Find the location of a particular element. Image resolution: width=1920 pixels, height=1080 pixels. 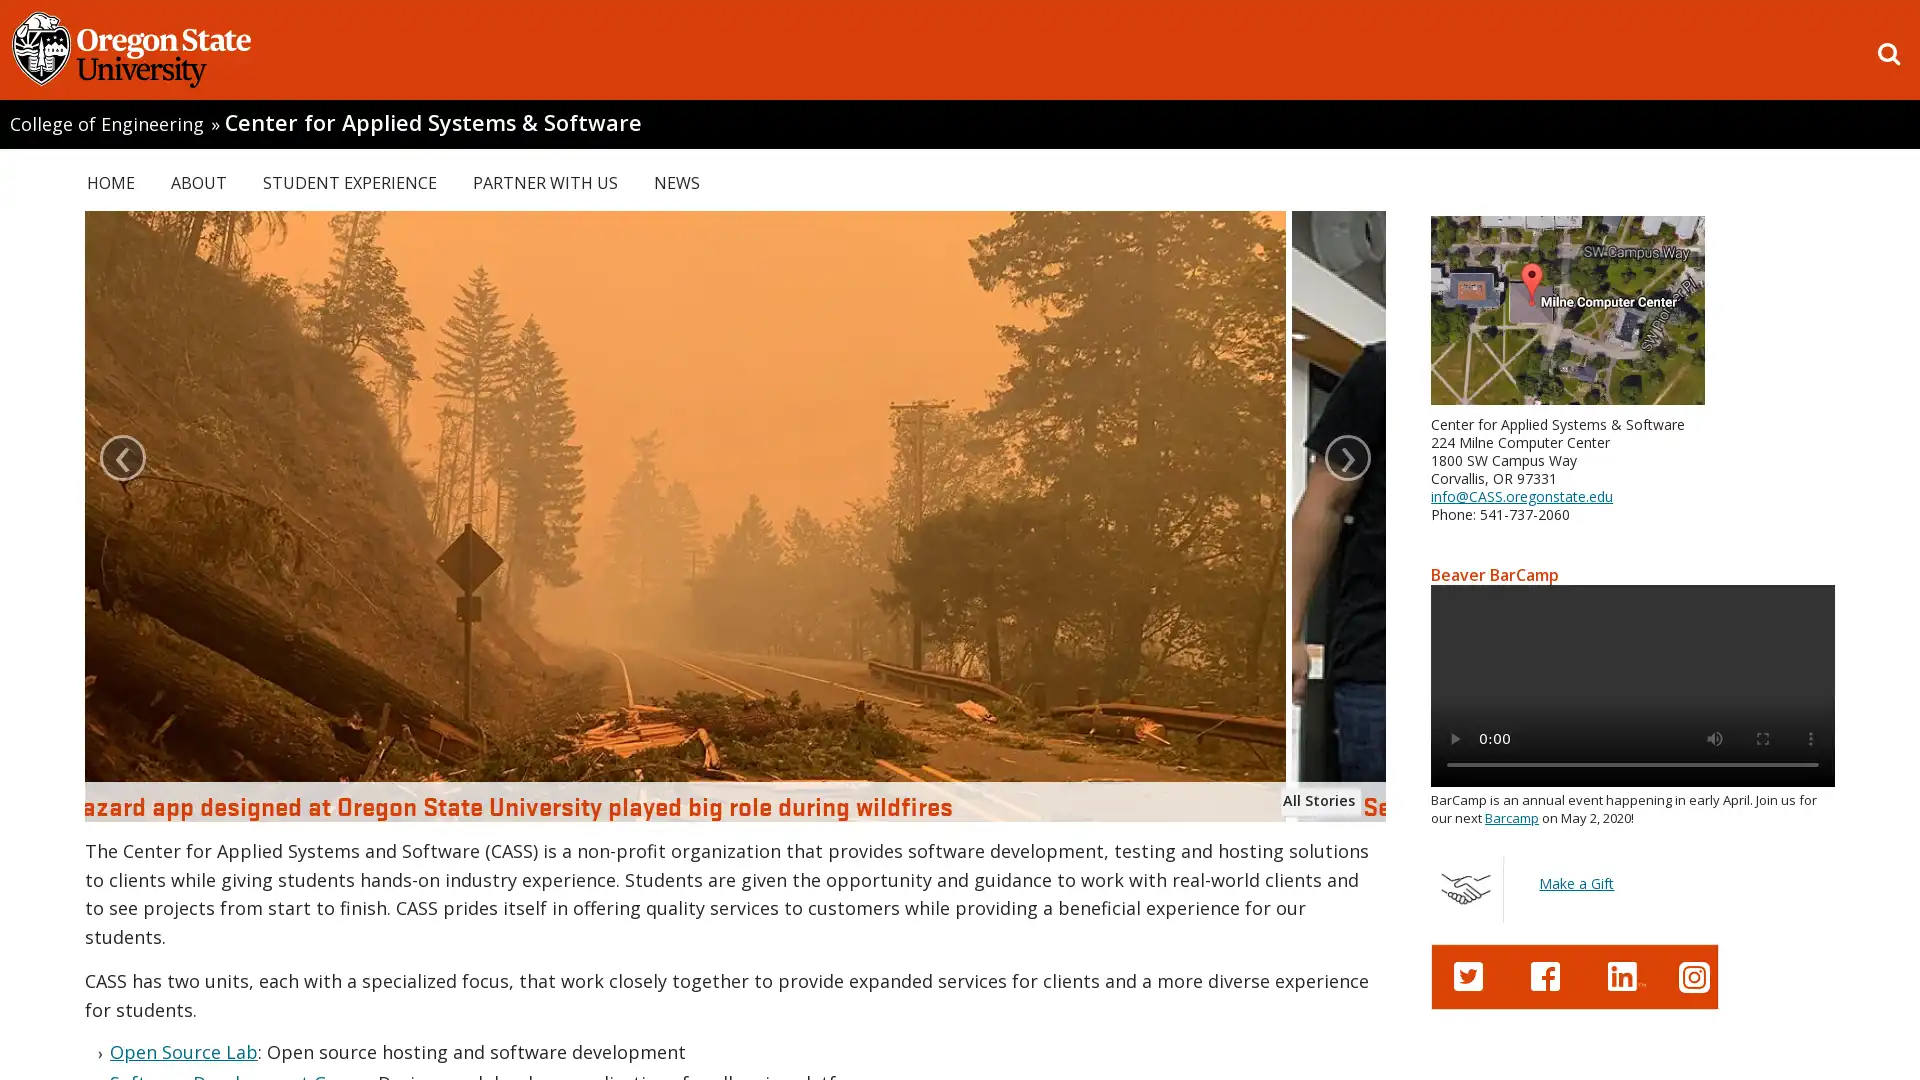

mute is located at coordinates (1712, 737).